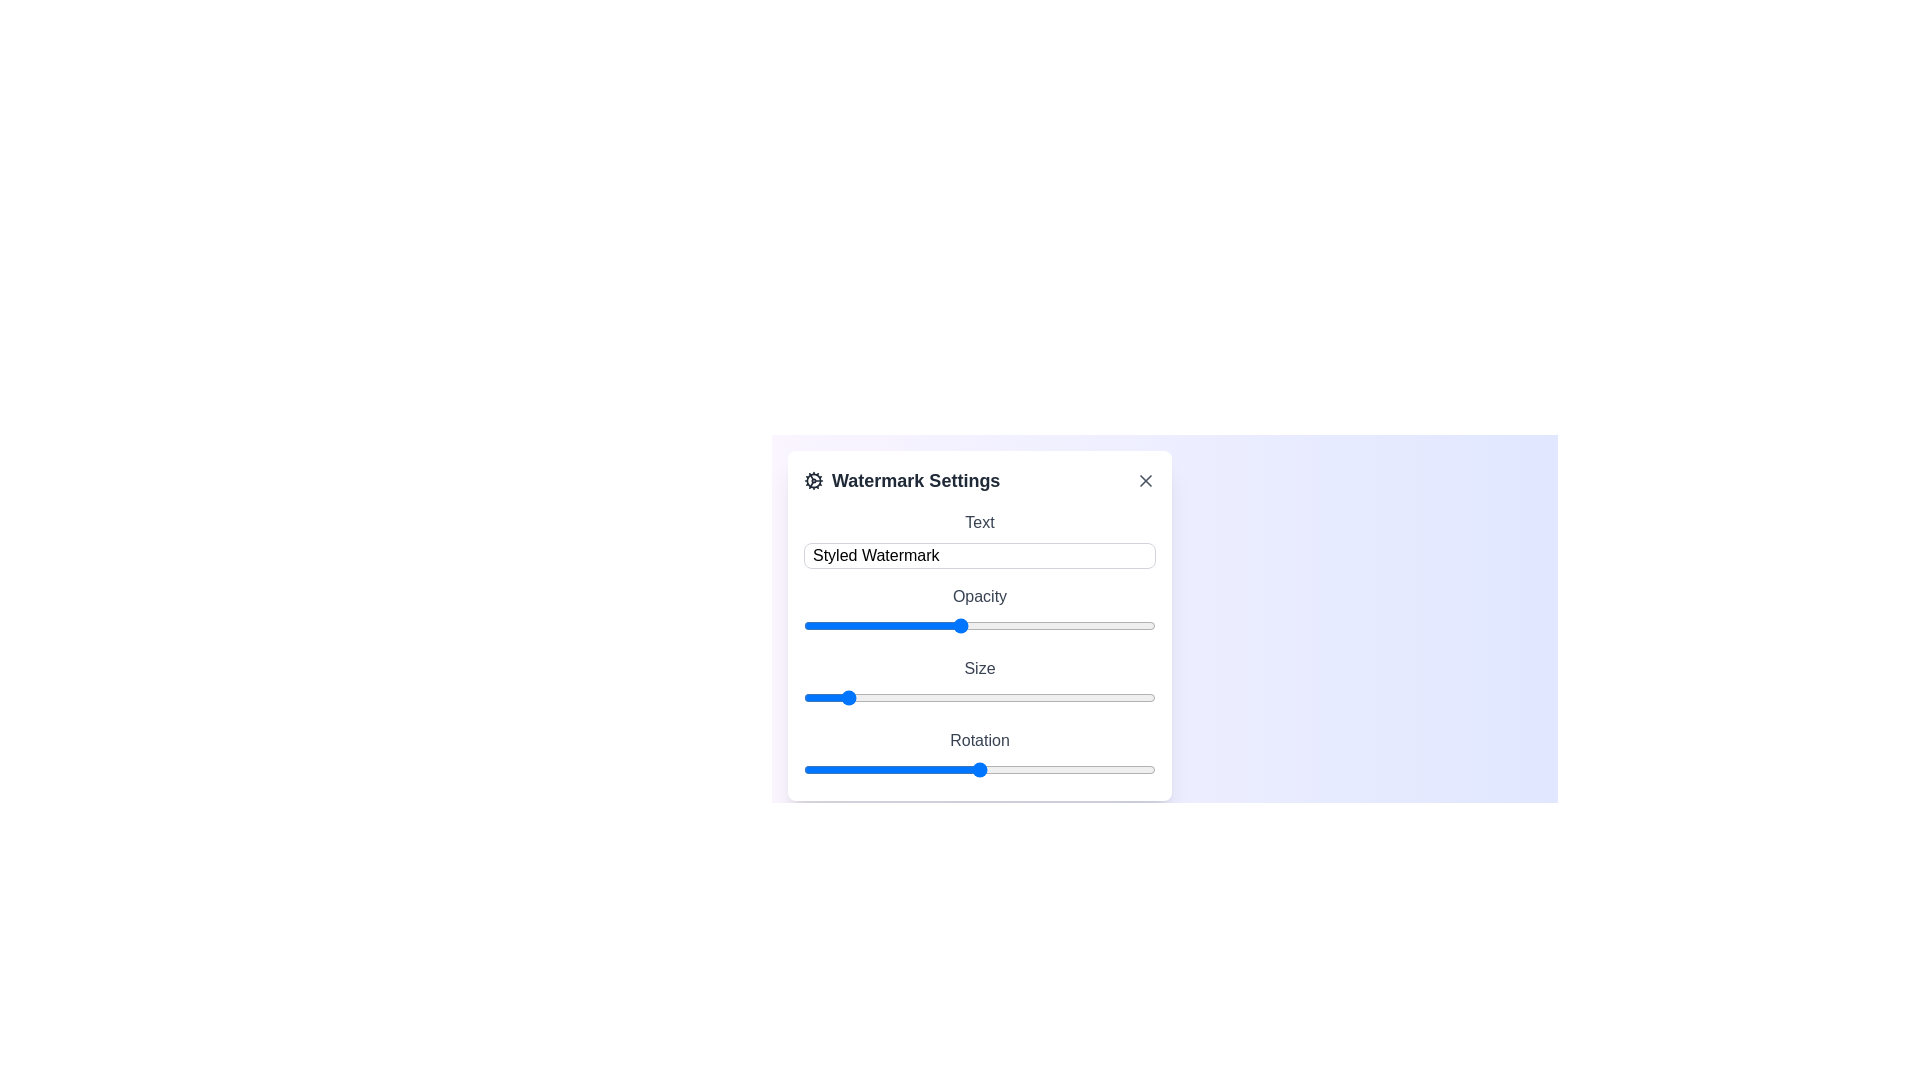 The height and width of the screenshot is (1080, 1920). What do you see at coordinates (939, 697) in the screenshot?
I see `size` at bounding box center [939, 697].